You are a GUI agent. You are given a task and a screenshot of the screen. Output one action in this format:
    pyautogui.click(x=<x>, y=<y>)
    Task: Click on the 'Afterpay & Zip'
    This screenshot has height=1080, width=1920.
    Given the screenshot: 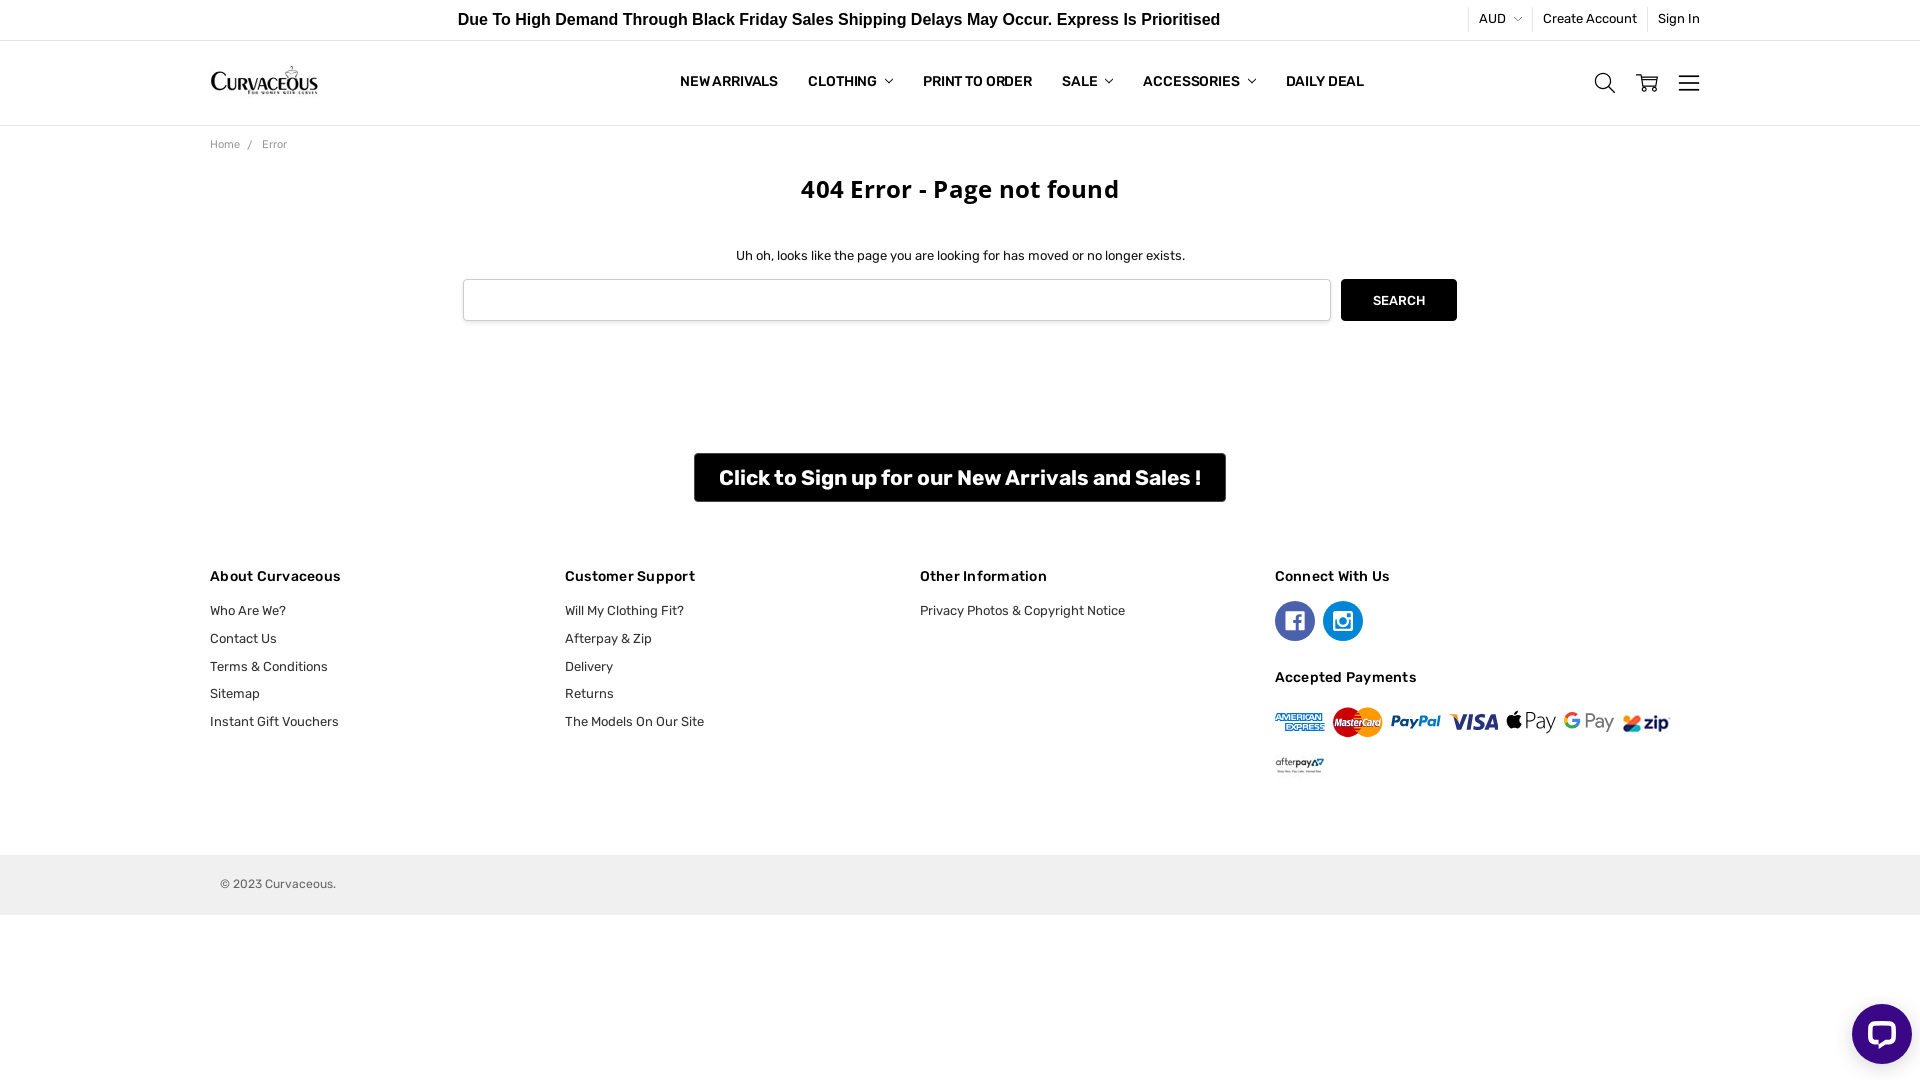 What is the action you would take?
    pyautogui.click(x=607, y=638)
    